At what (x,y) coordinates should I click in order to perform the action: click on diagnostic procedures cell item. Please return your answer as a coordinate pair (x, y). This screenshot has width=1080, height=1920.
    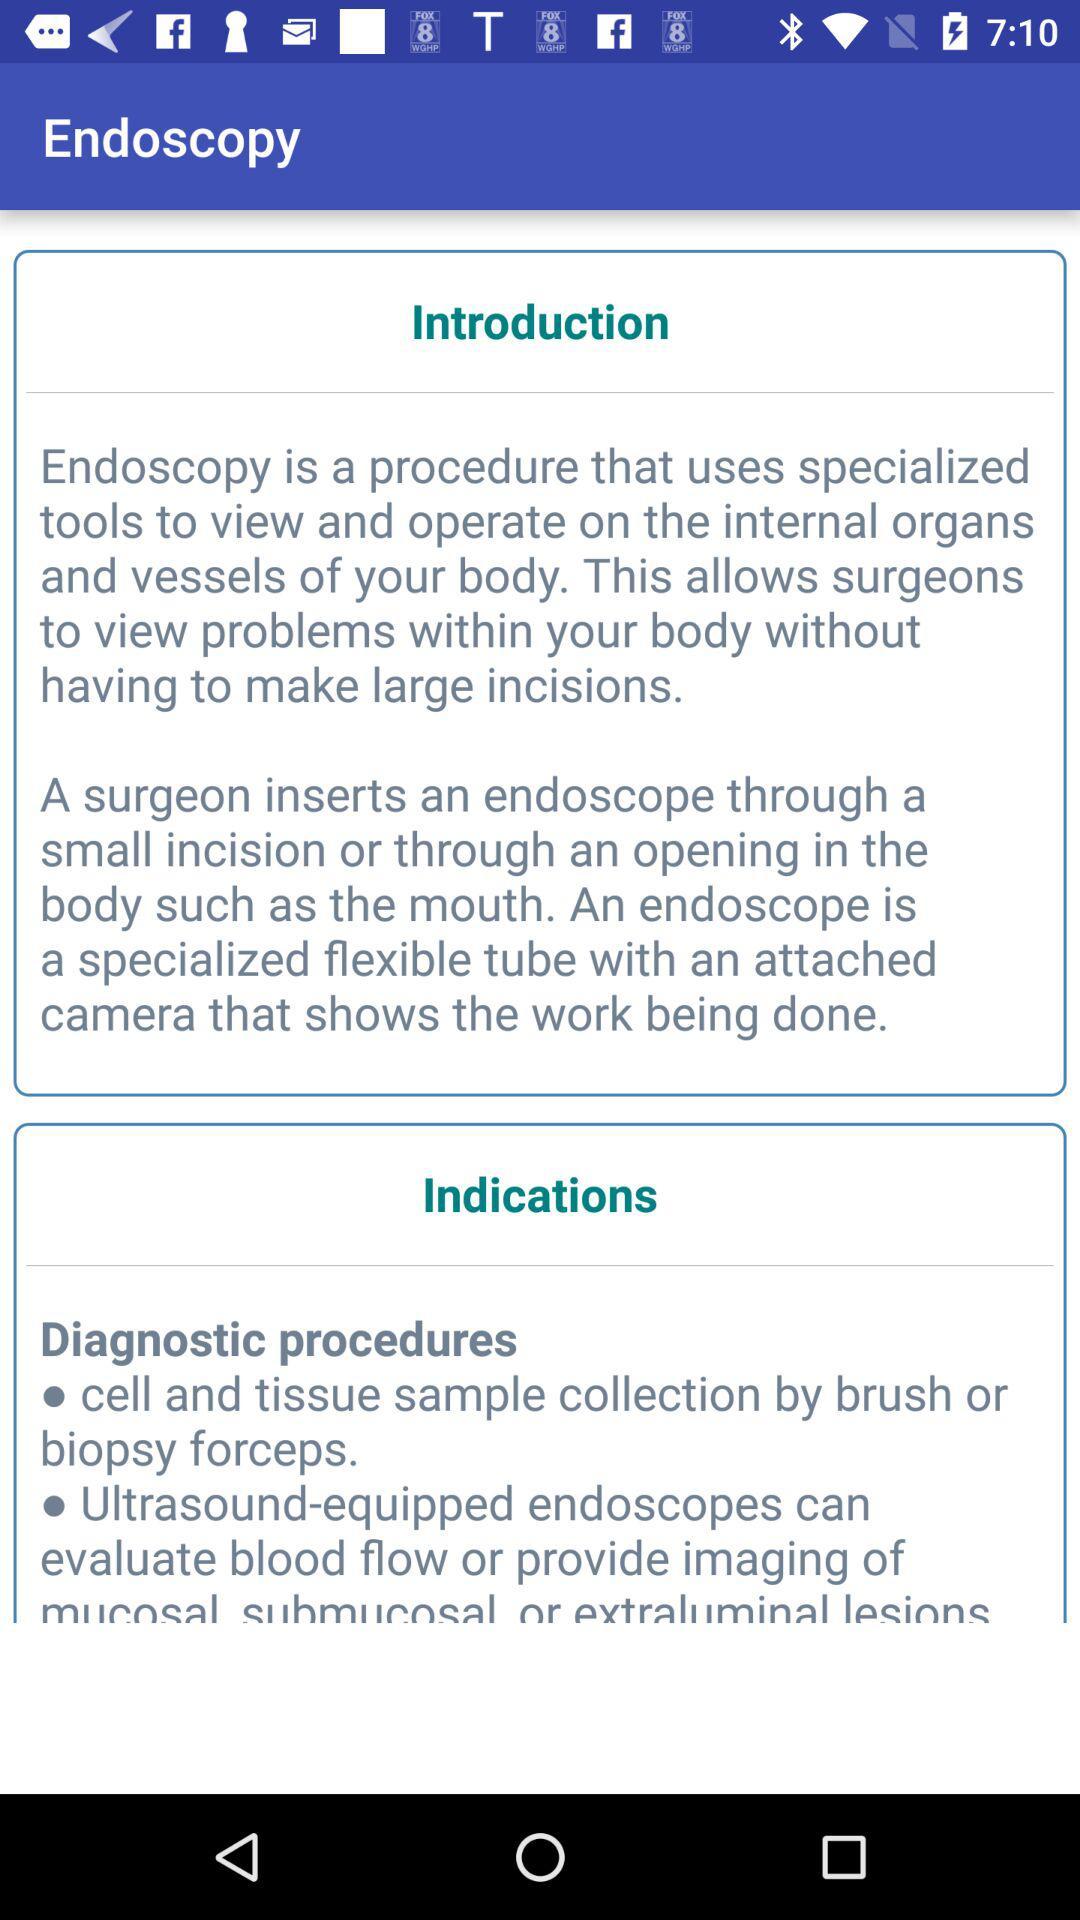
    Looking at the image, I should click on (540, 1471).